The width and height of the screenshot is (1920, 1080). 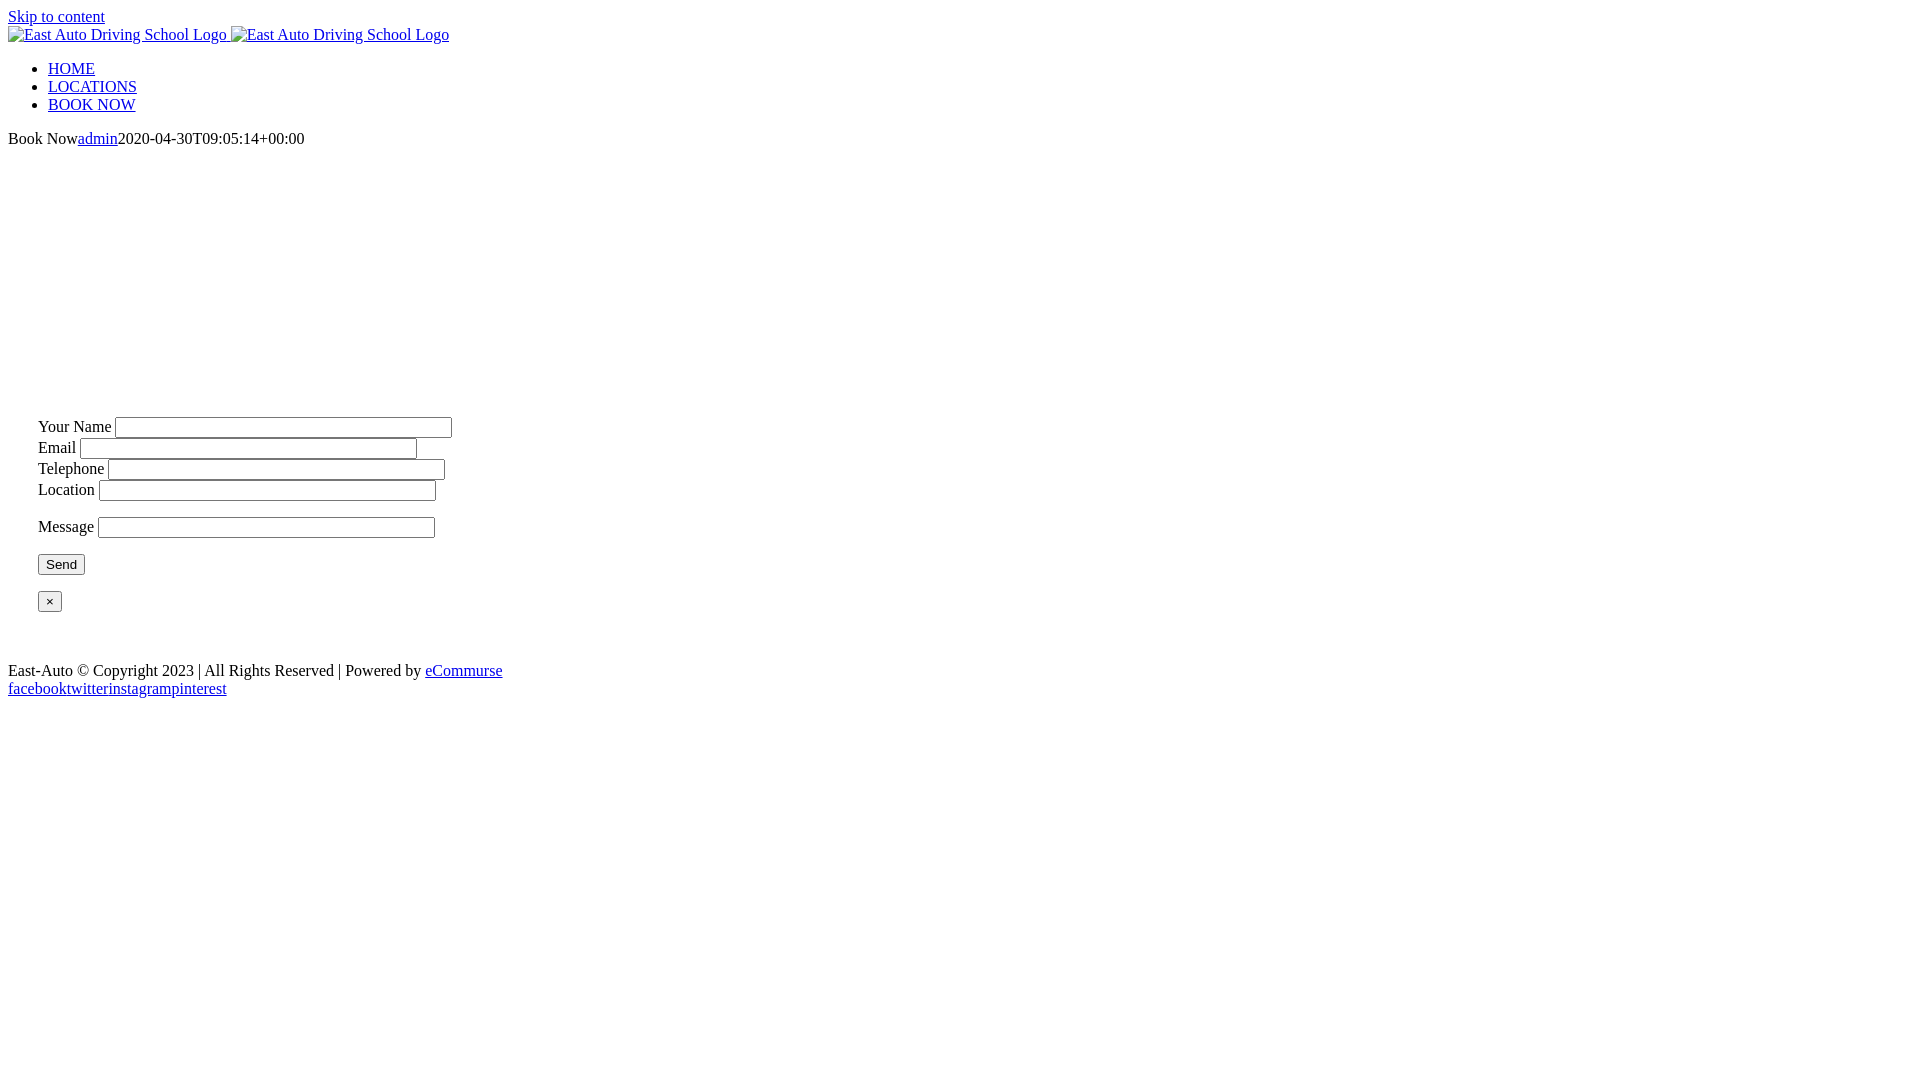 I want to click on 'facebook', so click(x=37, y=687).